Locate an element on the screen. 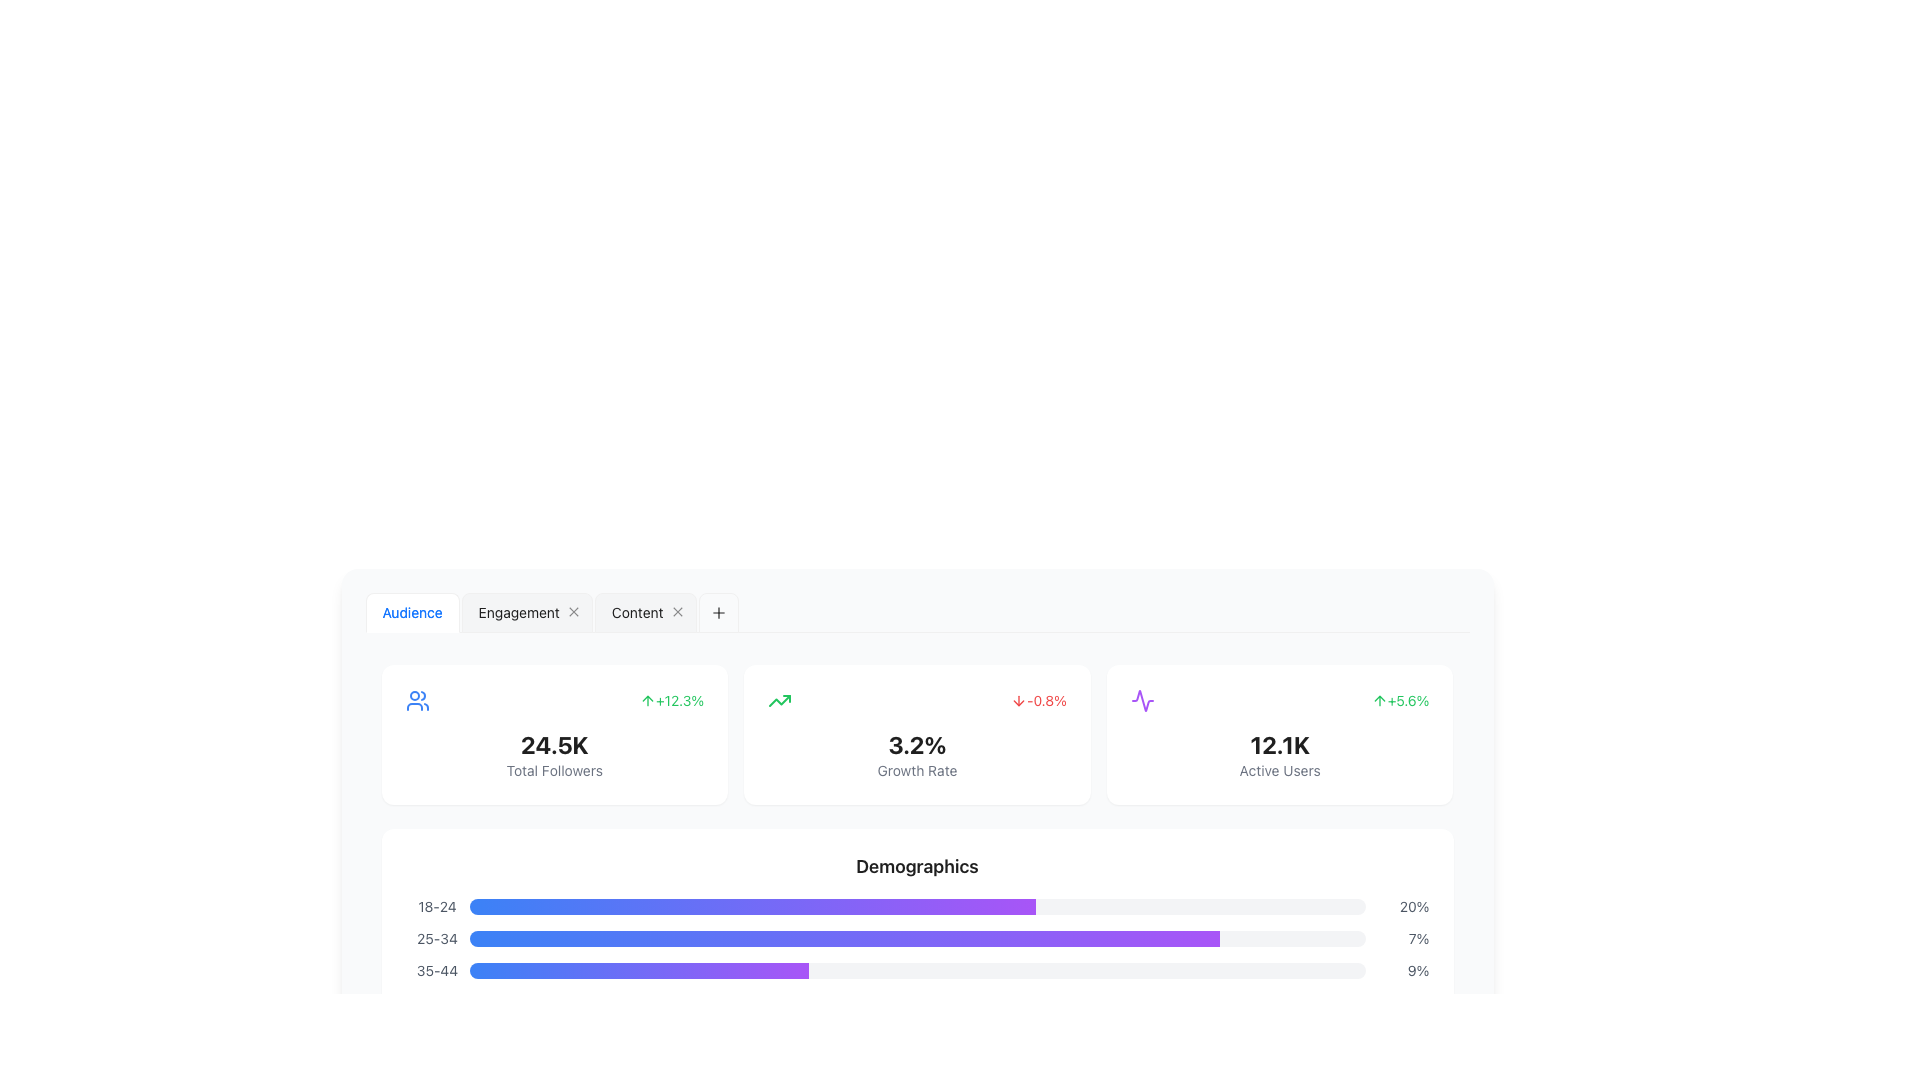  the user-related data icon located in the upper left corner of the first card, which is above the 'Total Followers' label is located at coordinates (416, 700).